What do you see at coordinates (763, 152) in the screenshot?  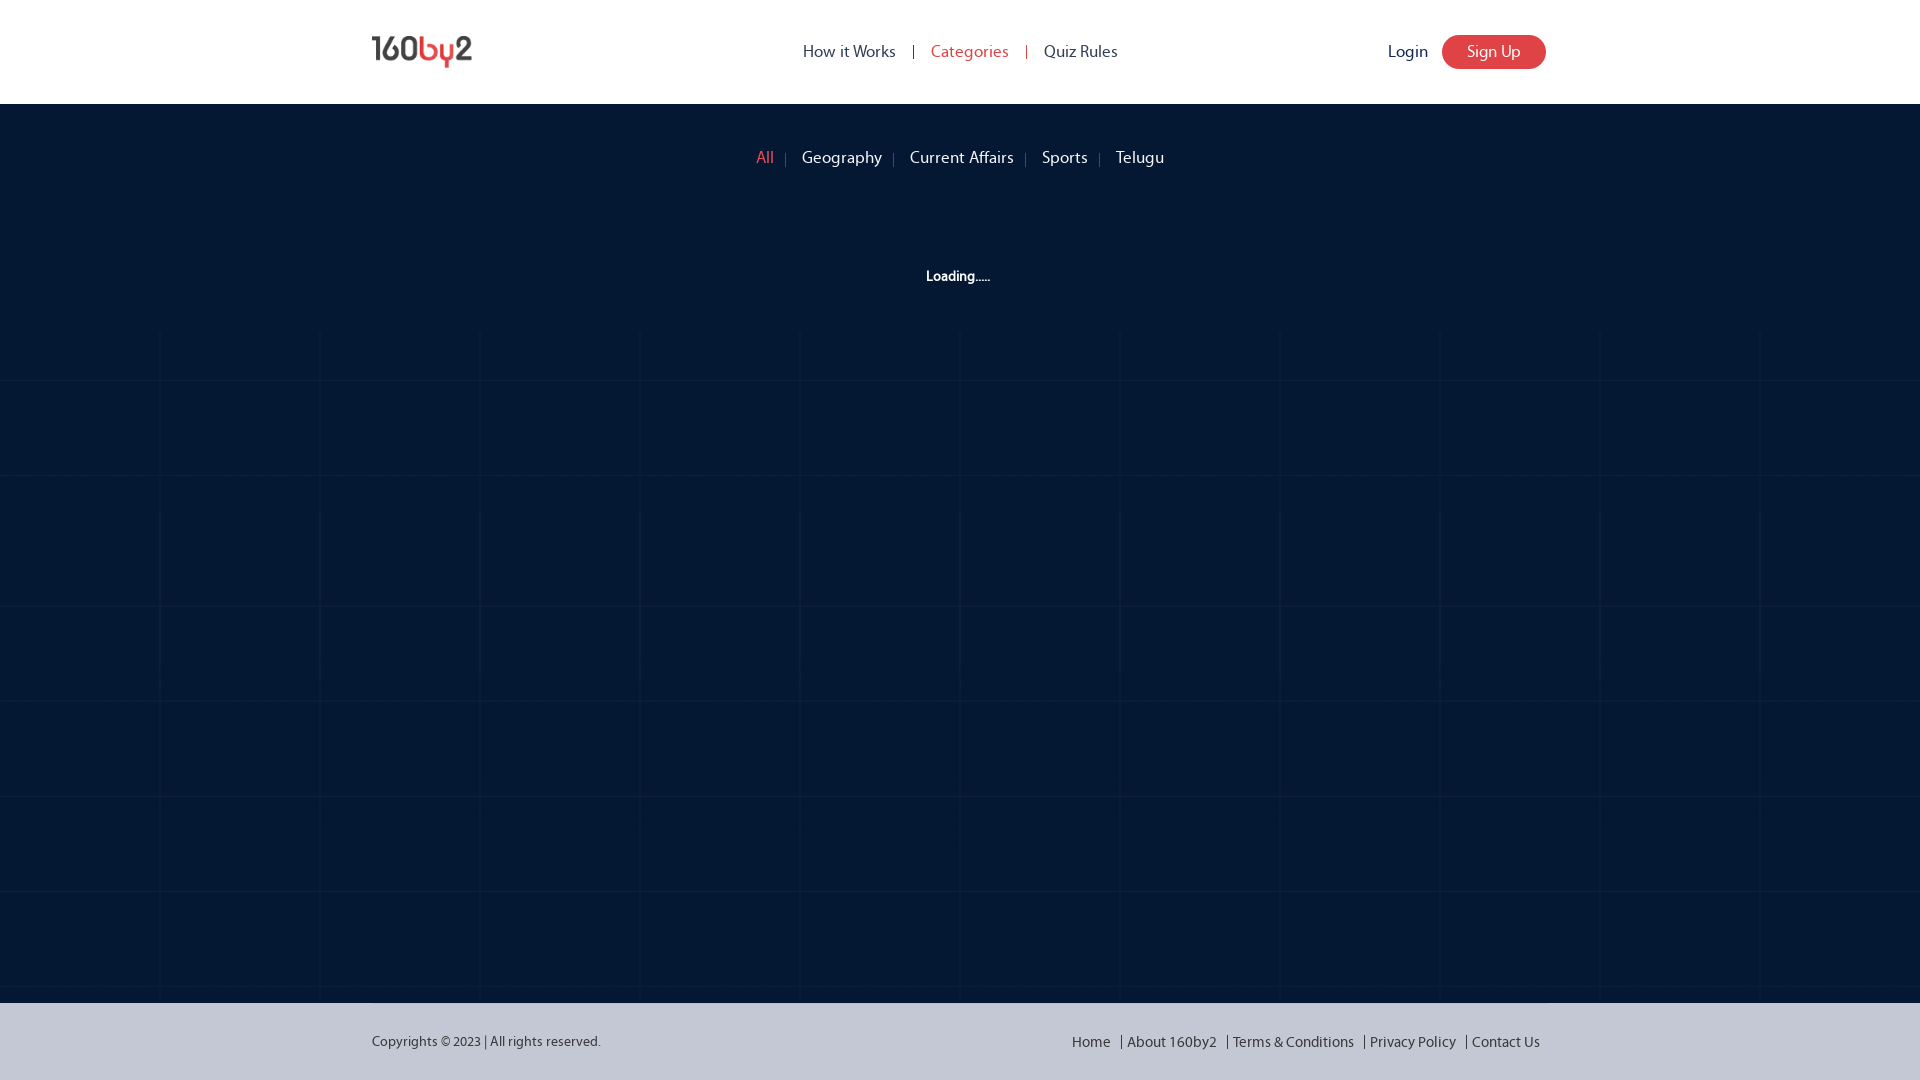 I see `'All'` at bounding box center [763, 152].